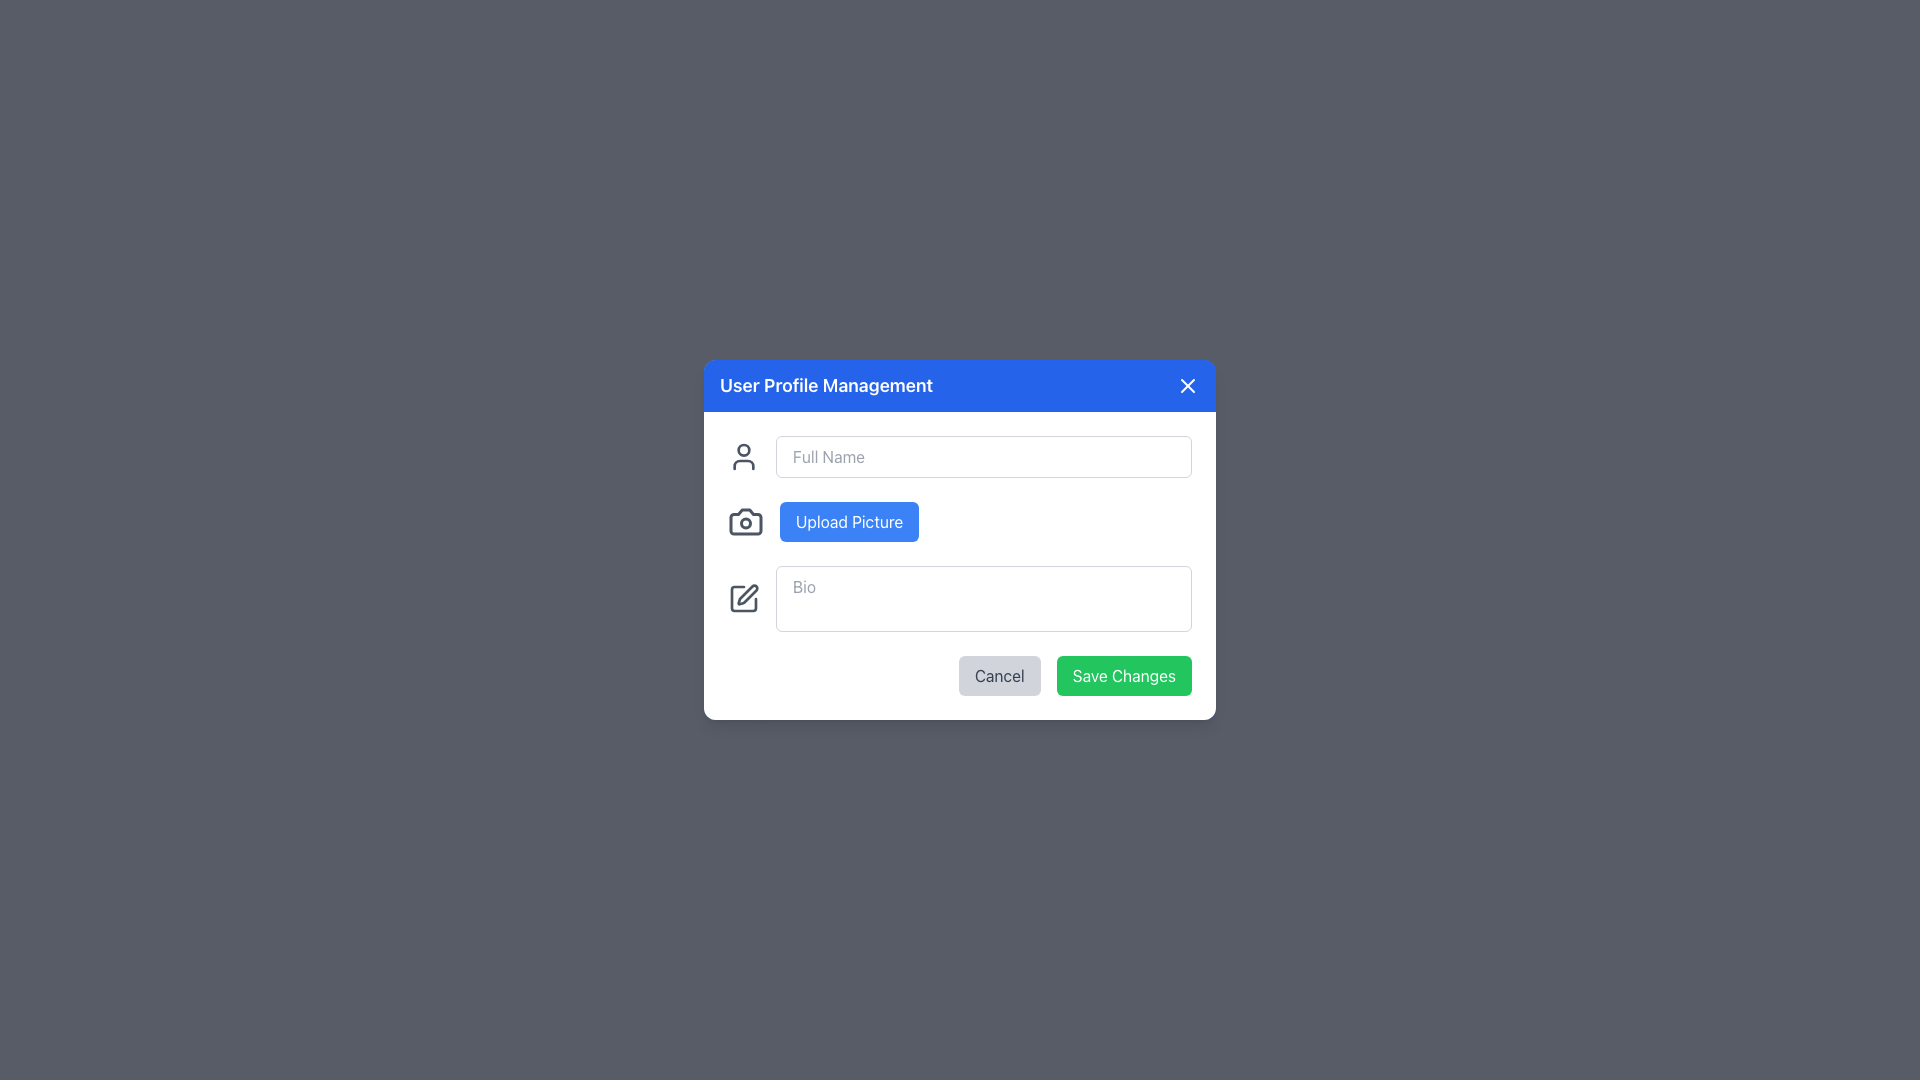 The height and width of the screenshot is (1080, 1920). What do you see at coordinates (743, 465) in the screenshot?
I see `the SVG Icon that serves as a visual indicator for the 'Full Name' input field in the 'User Profile Management' modal dialog box` at bounding box center [743, 465].